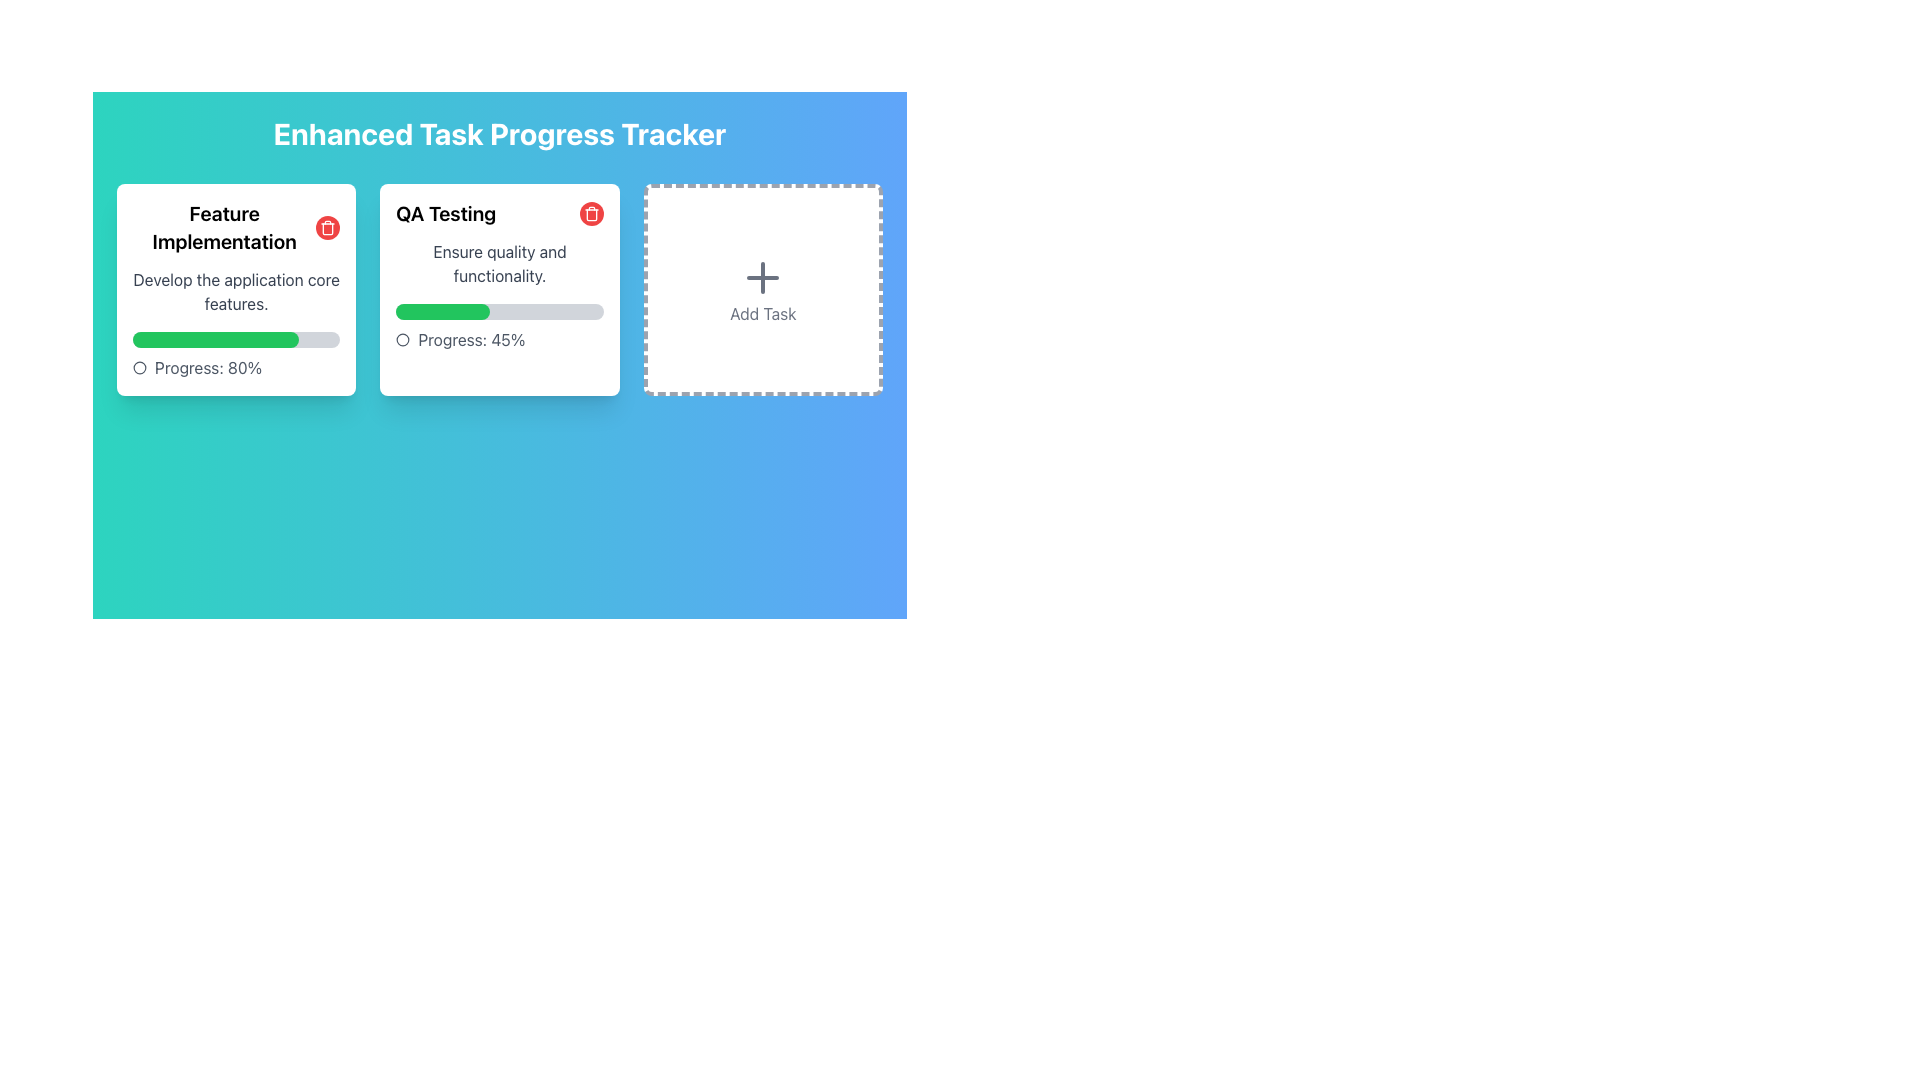  What do you see at coordinates (236, 338) in the screenshot?
I see `the Progress Bar representing 80% completion within the 'Feature Implementation' card` at bounding box center [236, 338].